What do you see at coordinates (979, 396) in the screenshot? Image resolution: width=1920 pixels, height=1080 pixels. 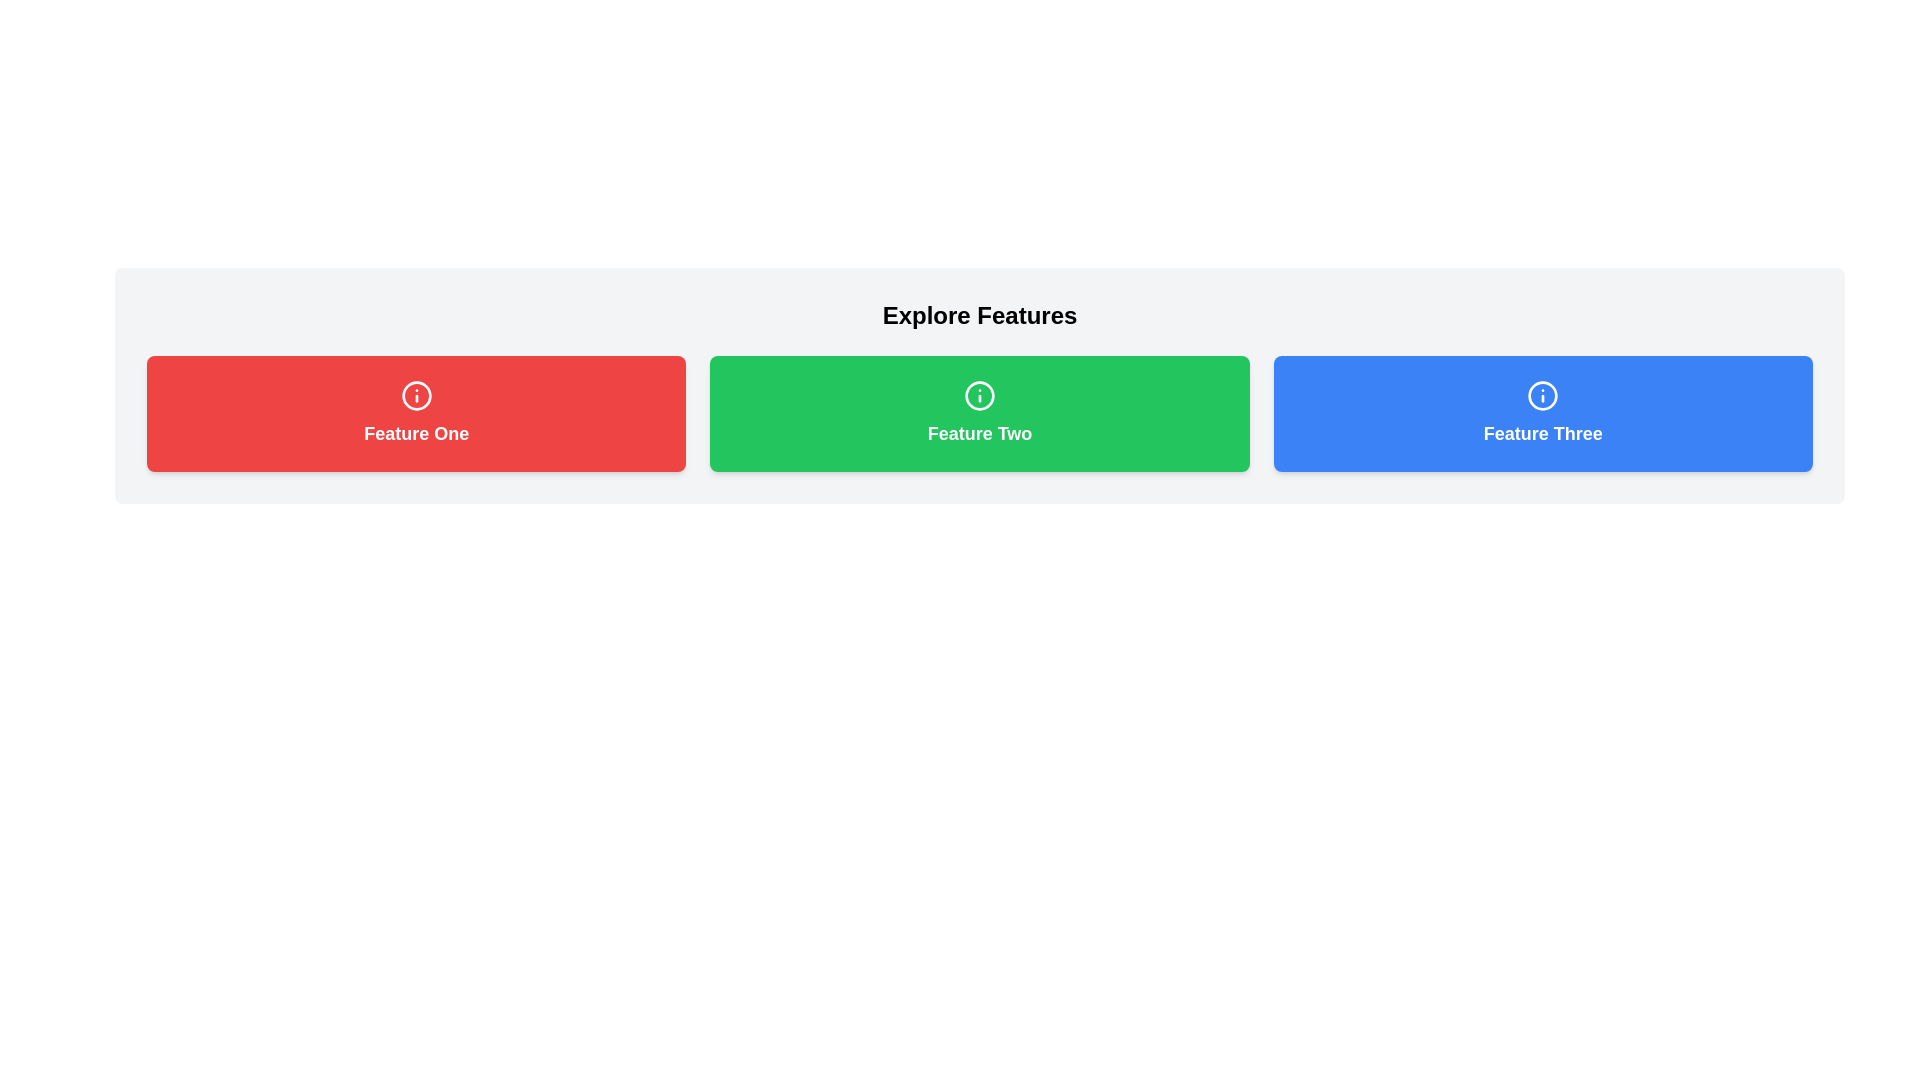 I see `the circular icon with an information symbol ('i') inside, which is located at the center of the green card labeled 'Feature Two'` at bounding box center [979, 396].